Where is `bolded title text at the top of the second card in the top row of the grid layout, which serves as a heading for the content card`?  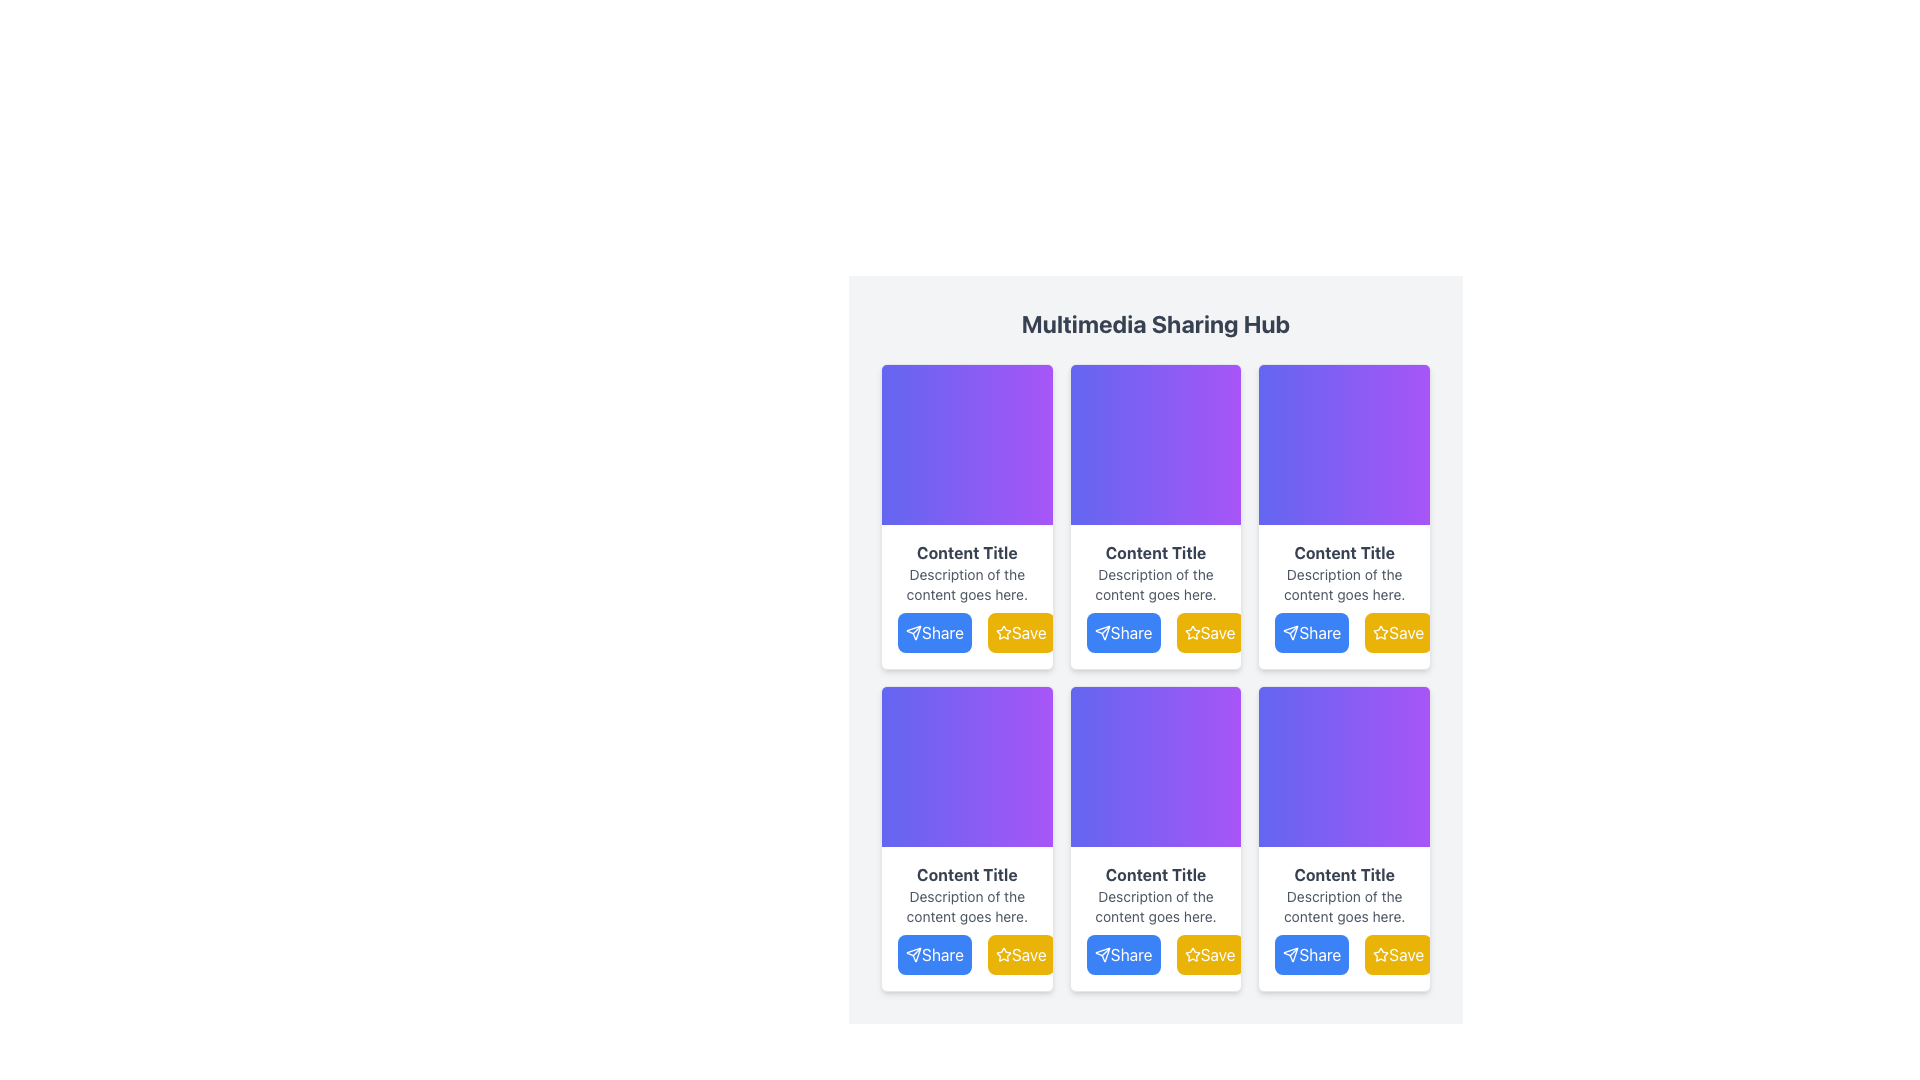
bolded title text at the top of the second card in the top row of the grid layout, which serves as a heading for the content card is located at coordinates (1156, 552).